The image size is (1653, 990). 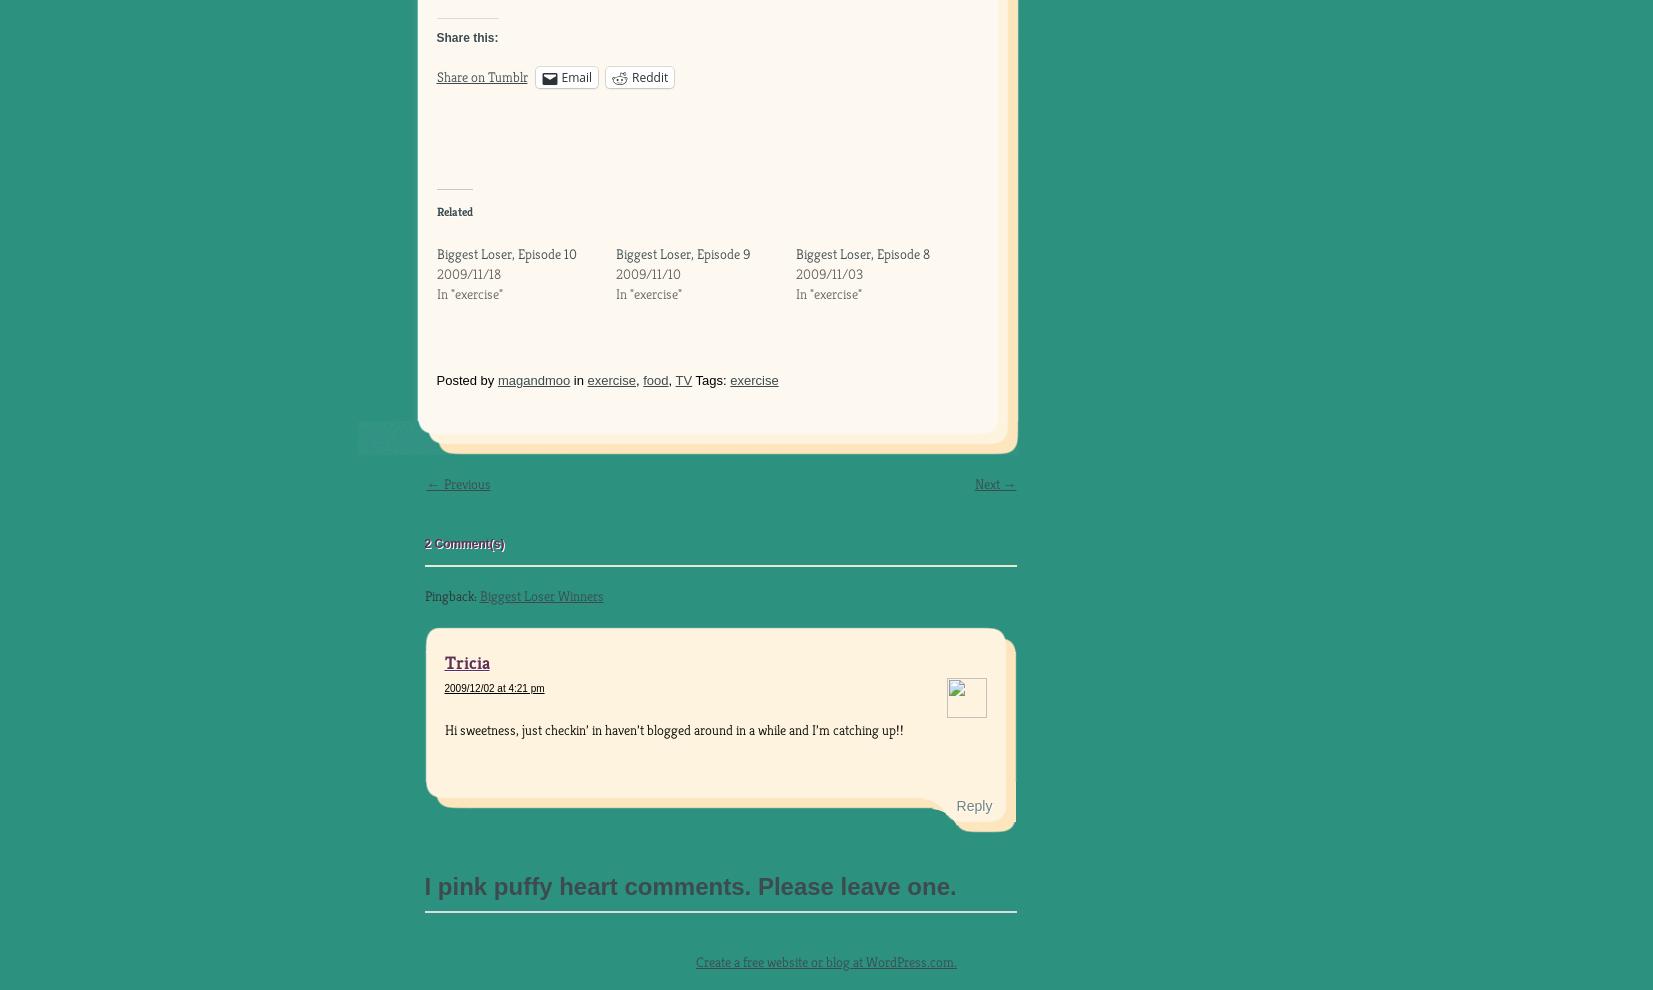 I want to click on 'Next →', so click(x=994, y=483).